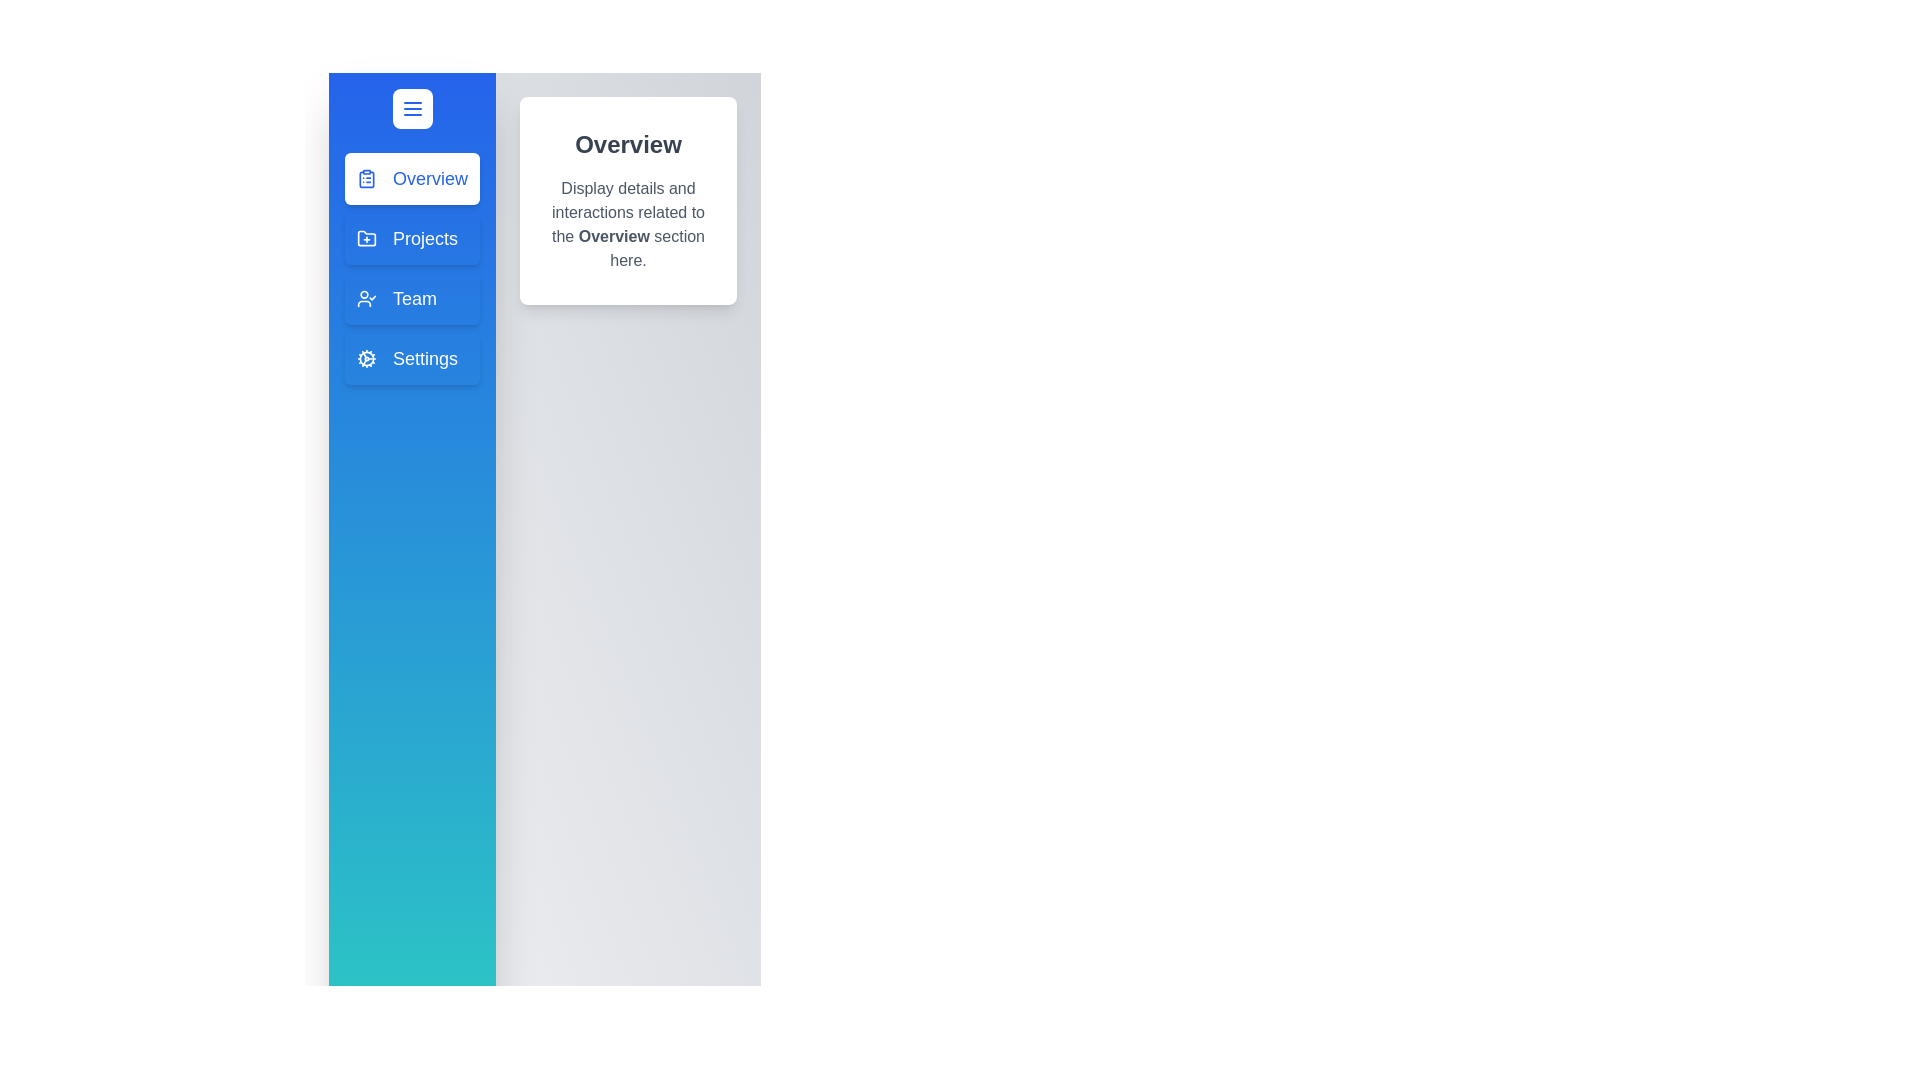 The image size is (1920, 1080). What do you see at coordinates (411, 357) in the screenshot?
I see `the Settings section in the drawer` at bounding box center [411, 357].